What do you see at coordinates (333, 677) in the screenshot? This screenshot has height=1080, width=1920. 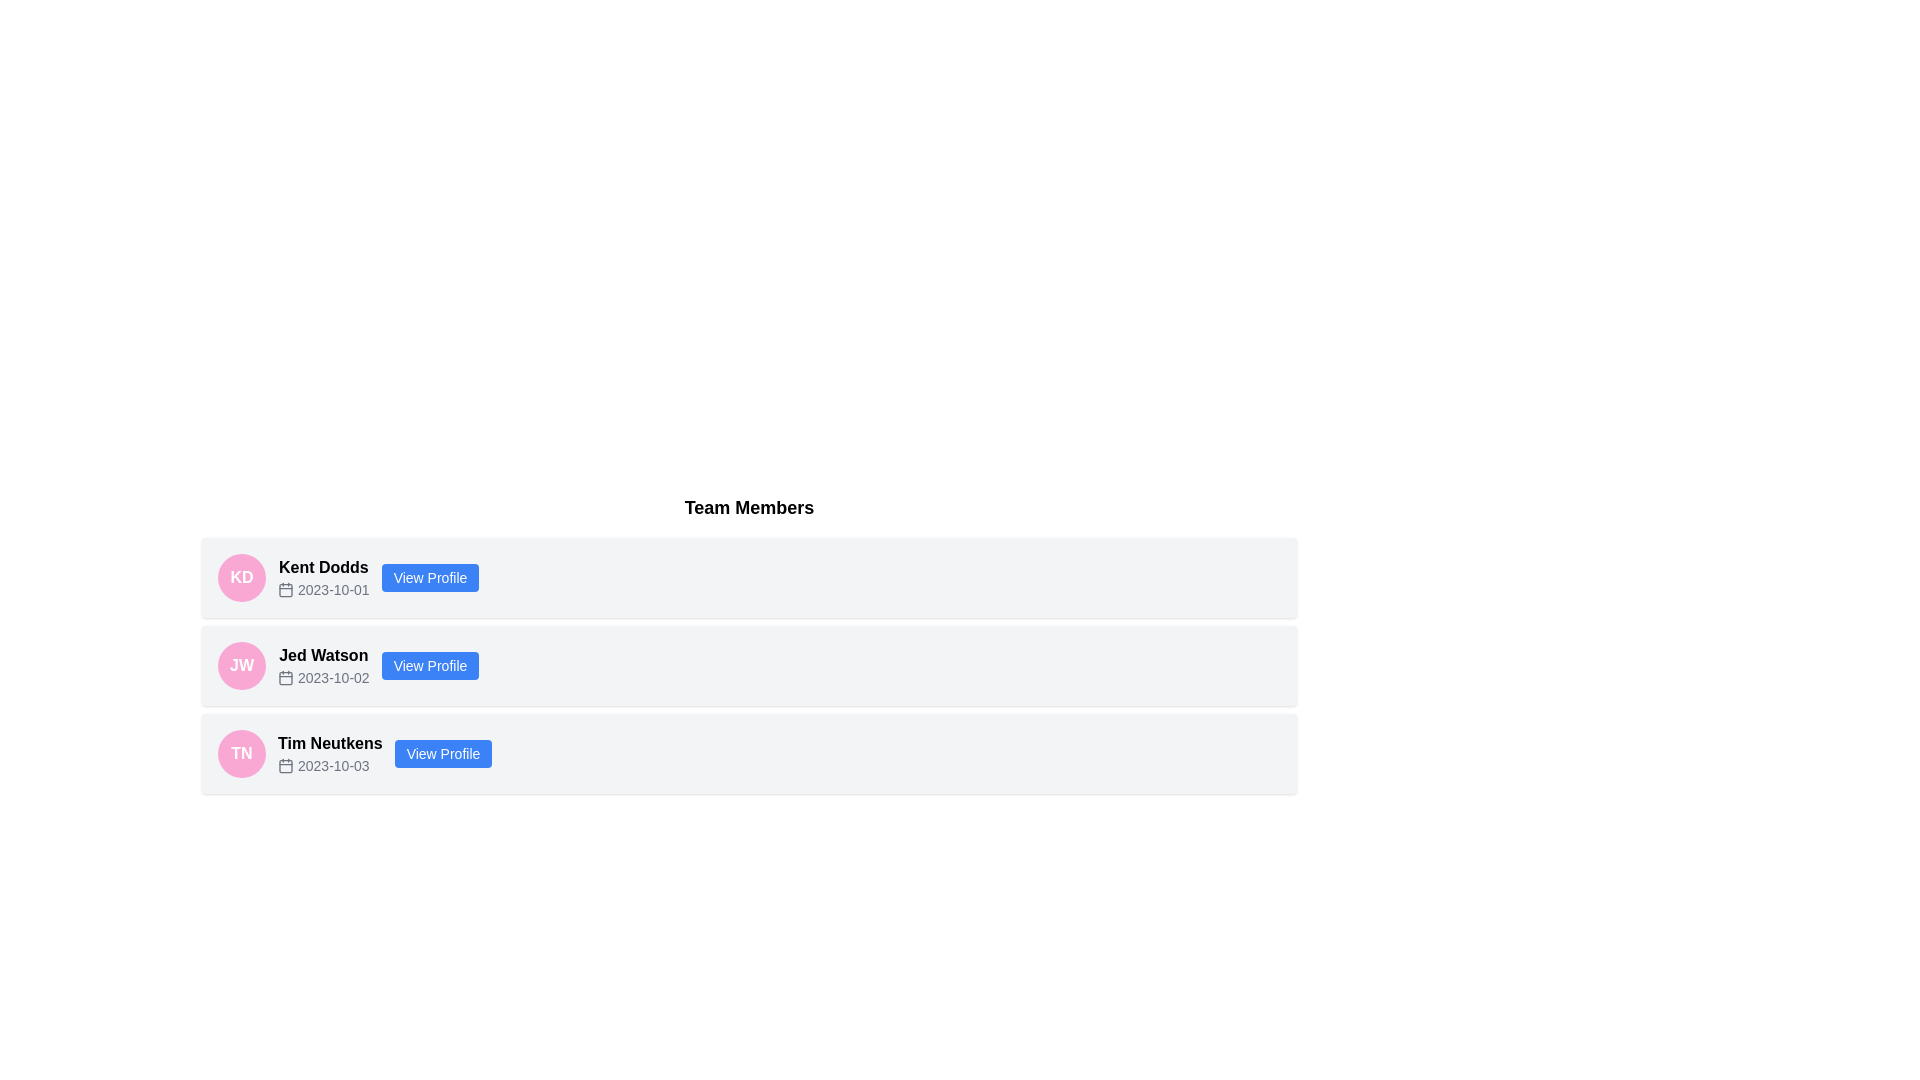 I see `the date label '2023-10-02' displayed in a minimalistic font style, right-aligned next to the calendar icon in the 'Team Members' list for user 'Jed Watson'` at bounding box center [333, 677].